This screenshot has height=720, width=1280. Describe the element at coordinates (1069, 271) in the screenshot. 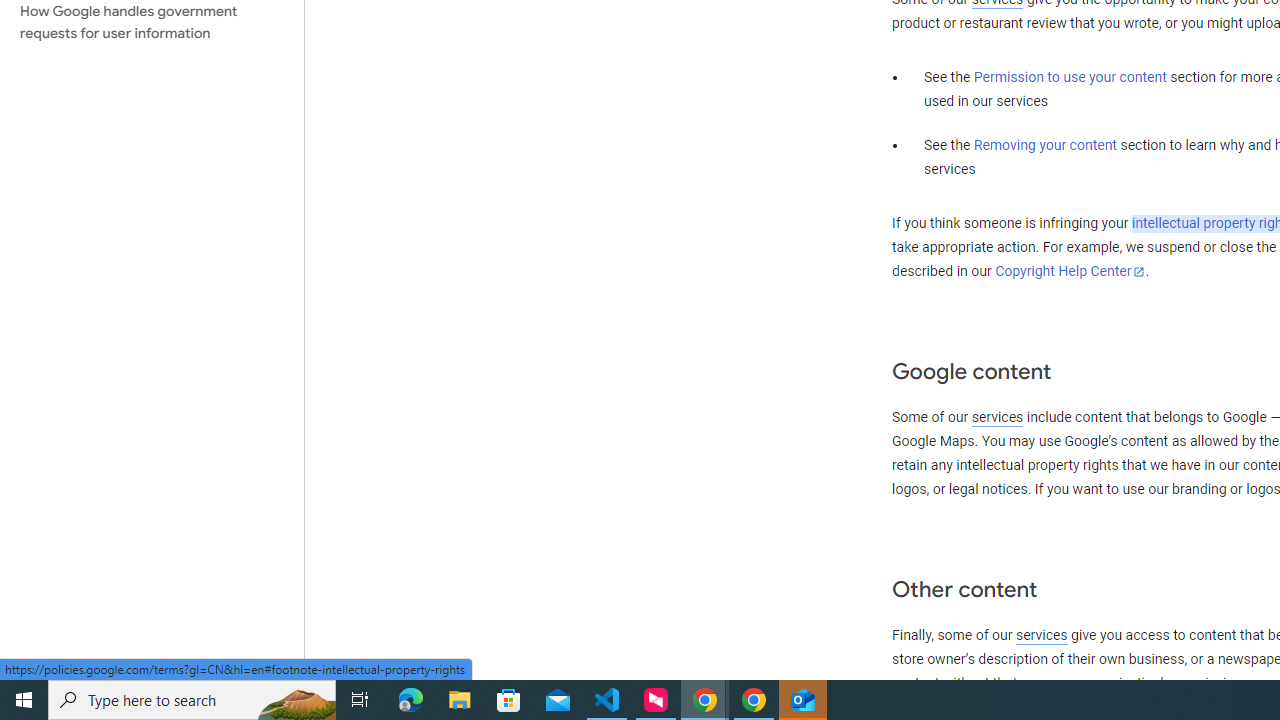

I see `'Copyright Help Center'` at that location.